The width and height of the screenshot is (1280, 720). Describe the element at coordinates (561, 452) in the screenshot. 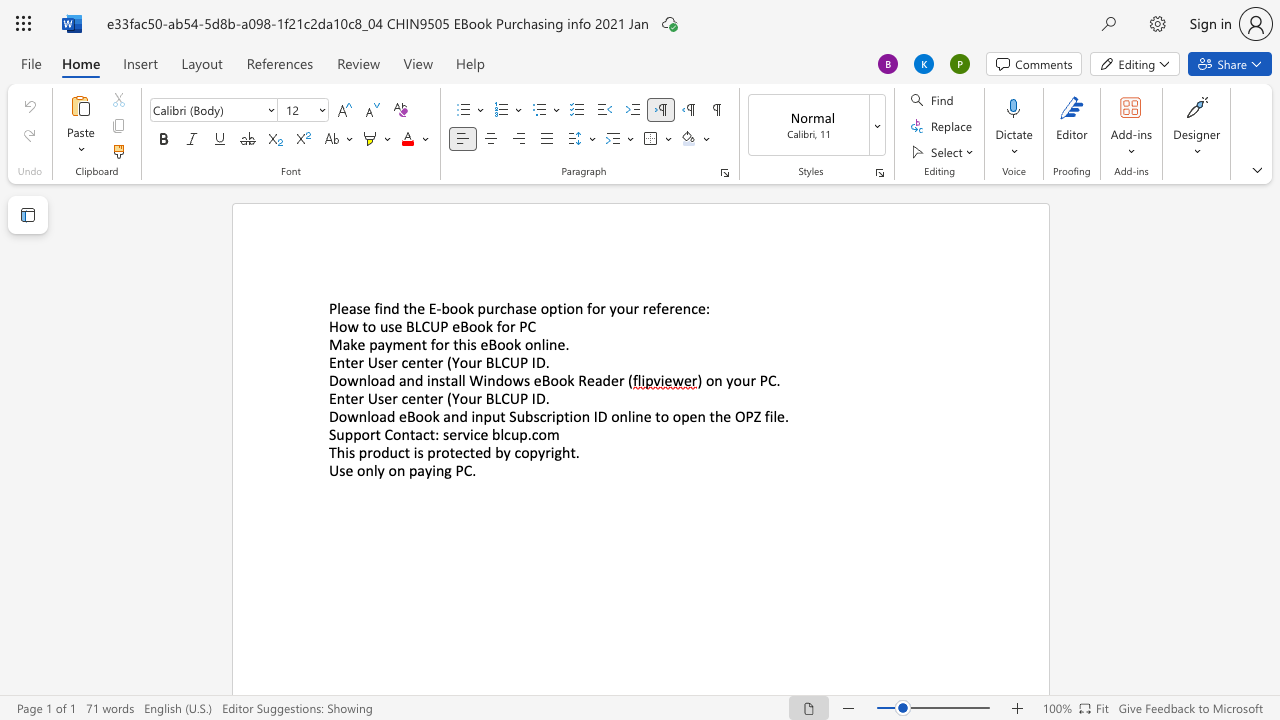

I see `the subset text "ht." within the text "This product is protected by copyright."` at that location.